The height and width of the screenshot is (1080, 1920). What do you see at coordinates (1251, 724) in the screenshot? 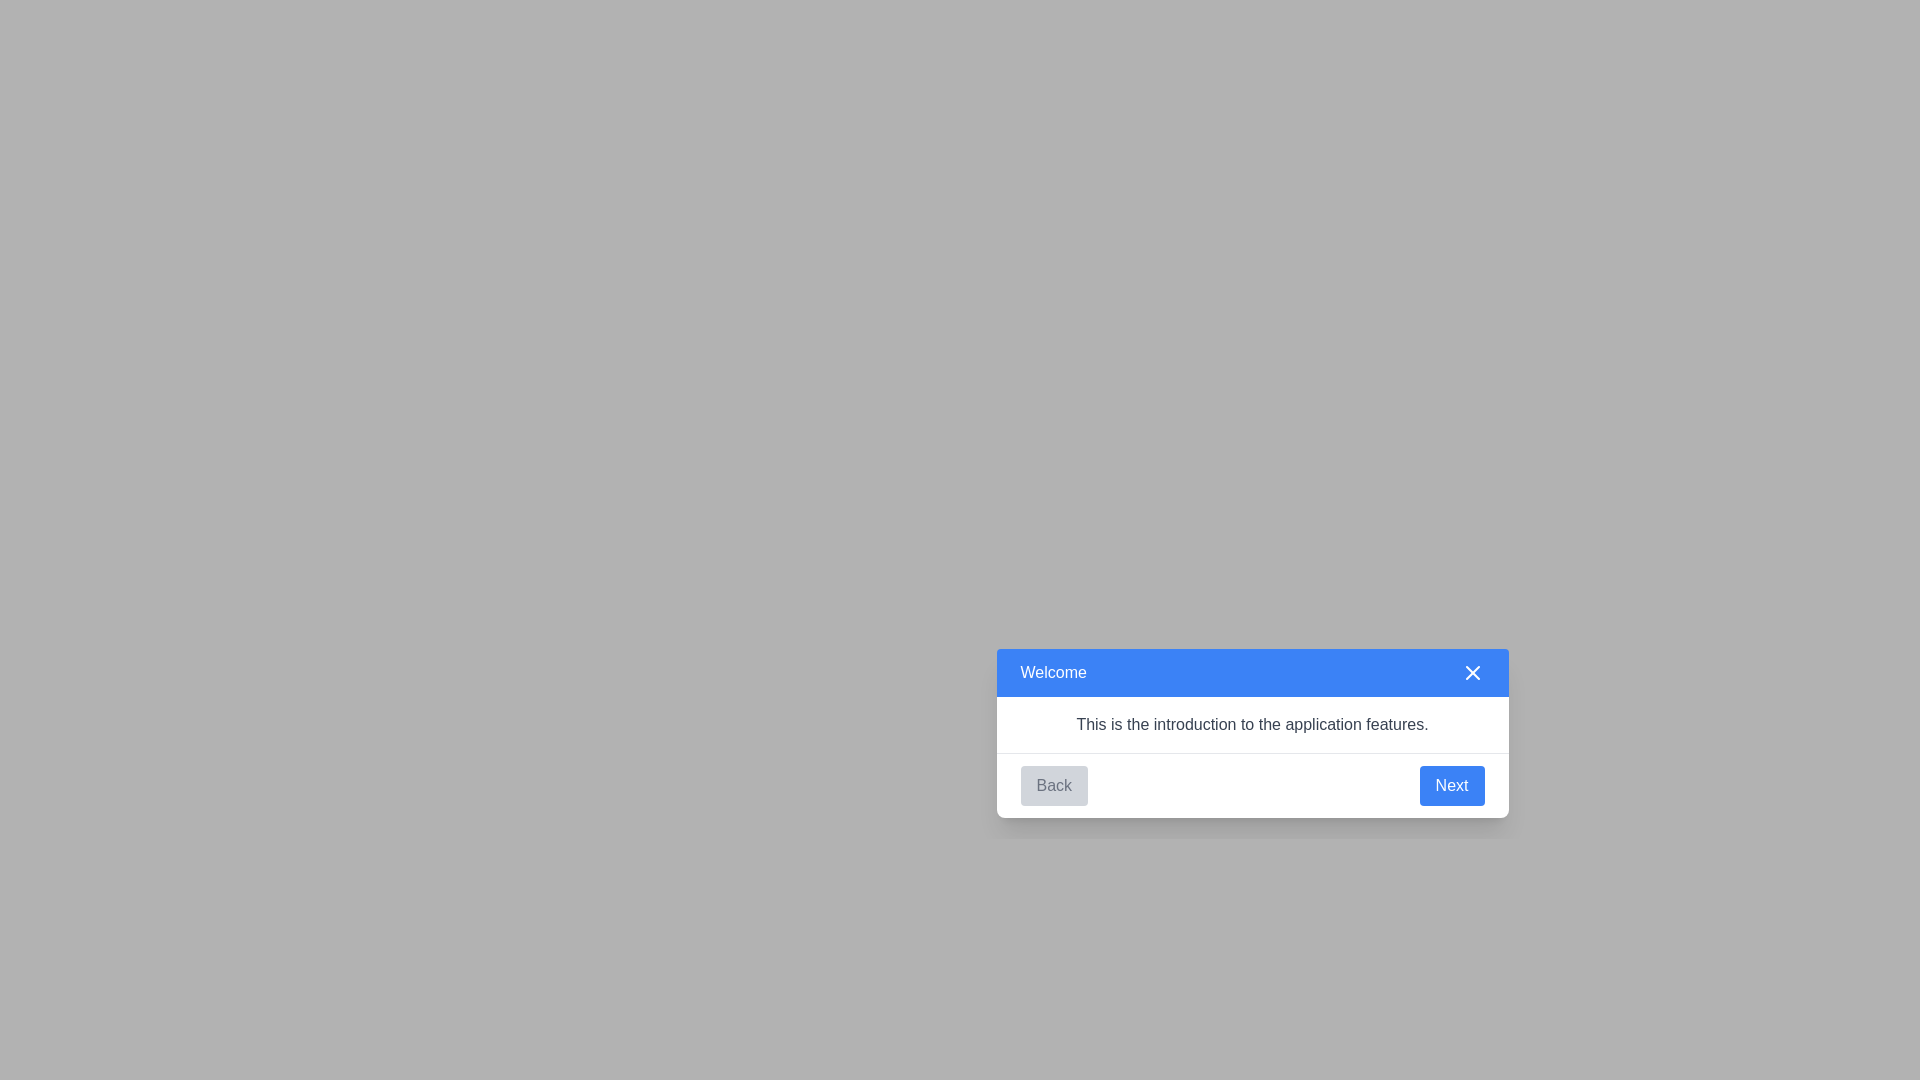
I see `the static text displaying 'This is the introduction to the application features.' located within the modal below the 'Welcome' header` at bounding box center [1251, 724].